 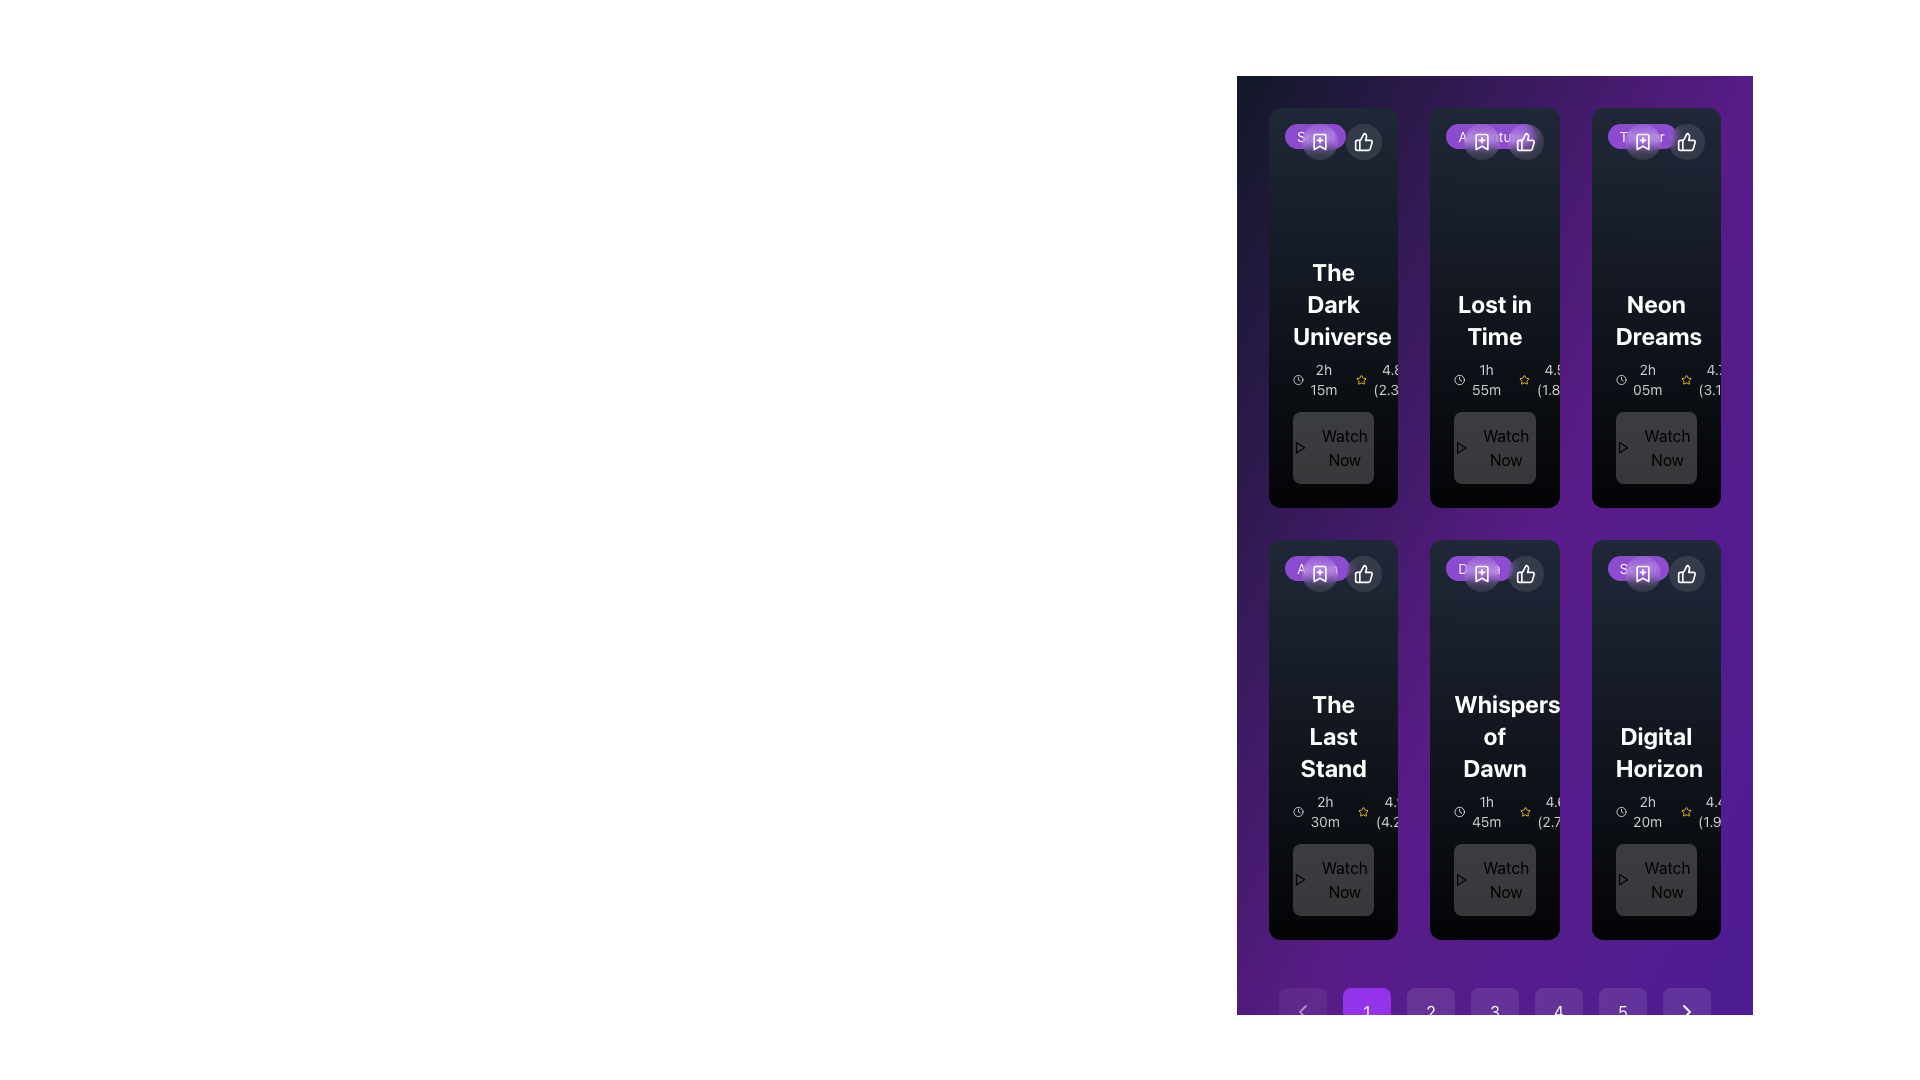 I want to click on the 'like' icon located inside a small, circular button at the top-right corner of the card for 'The Last Stand', in the second row and first column of the grid layout, so click(x=1363, y=574).